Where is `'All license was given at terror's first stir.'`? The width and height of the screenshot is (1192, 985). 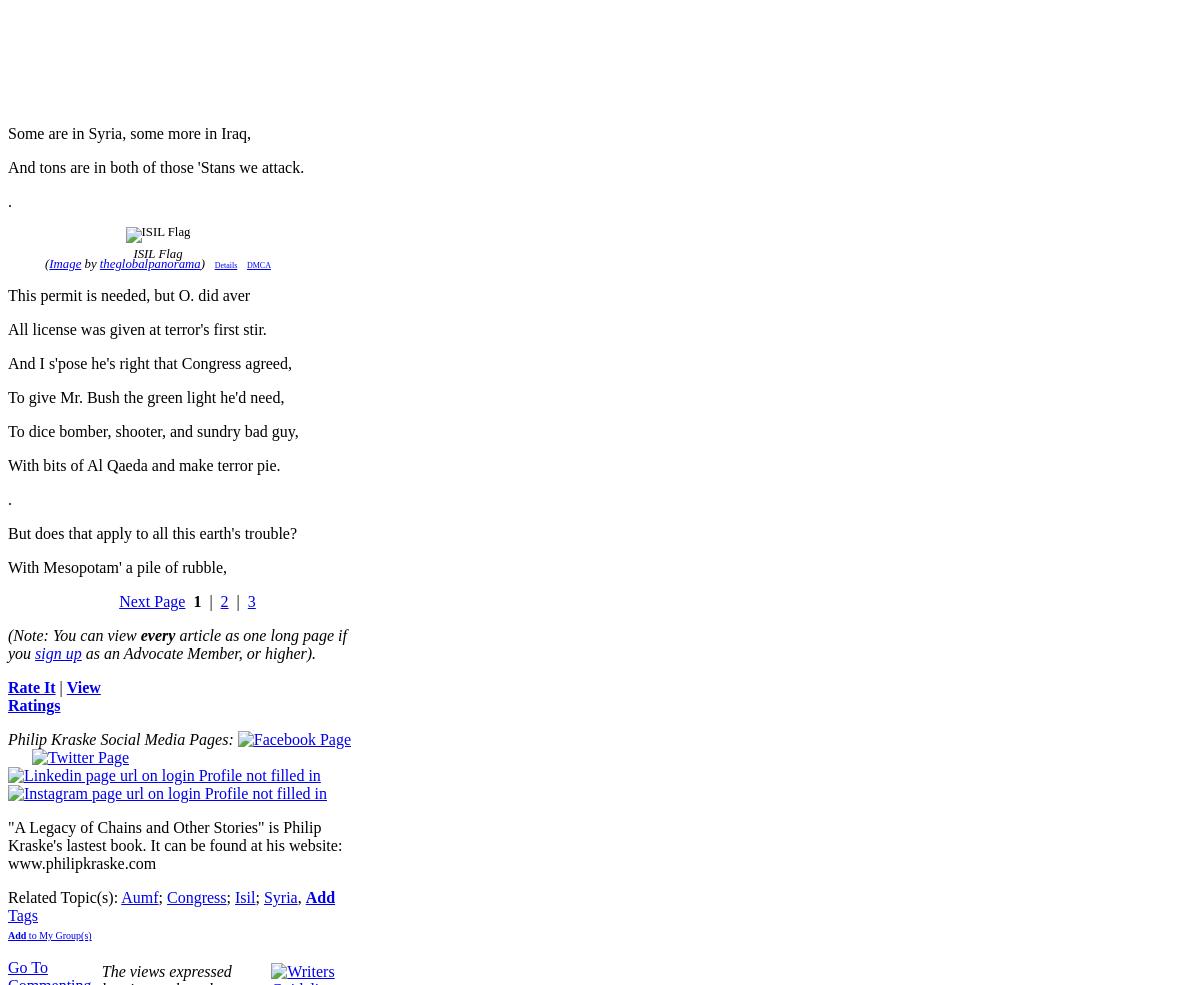 'All license was given at terror's first stir.' is located at coordinates (136, 329).